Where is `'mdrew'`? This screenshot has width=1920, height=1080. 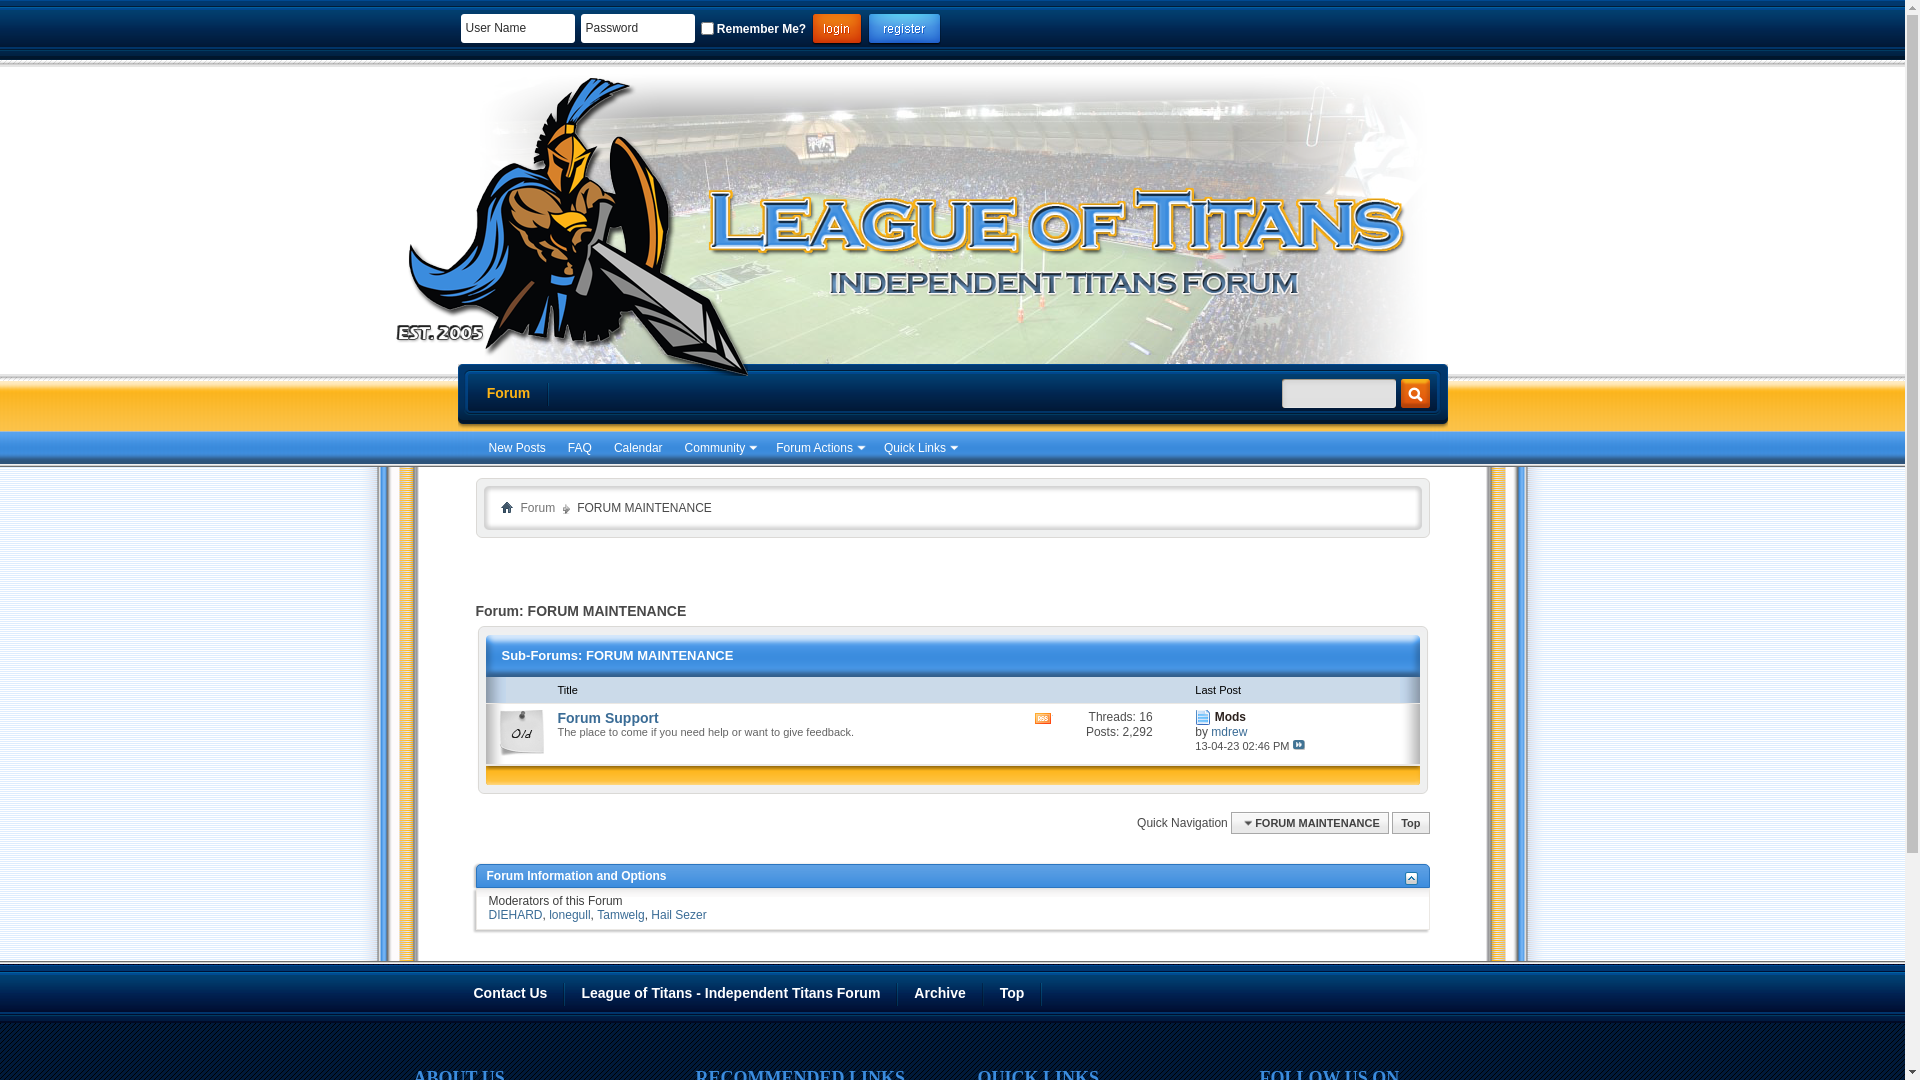
'mdrew' is located at coordinates (1227, 732).